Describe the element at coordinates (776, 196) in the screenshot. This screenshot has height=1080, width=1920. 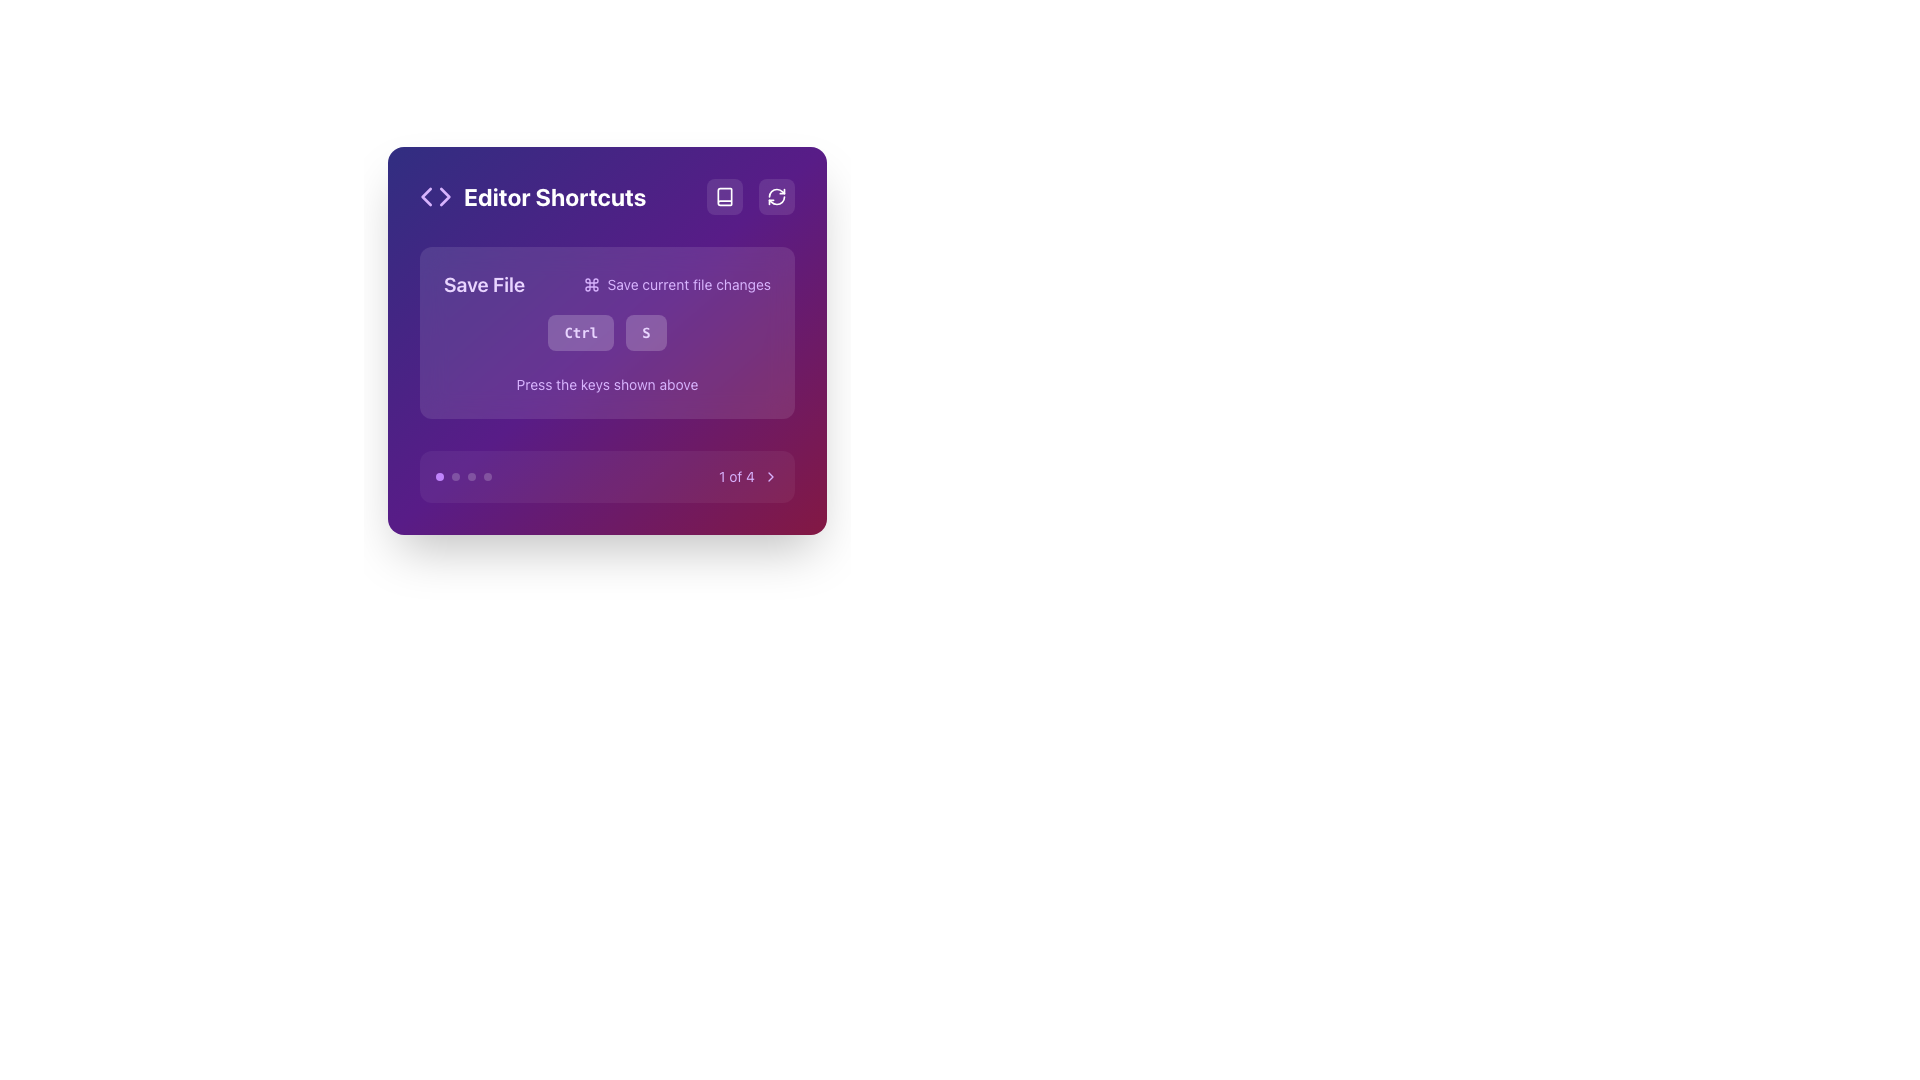
I see `the refresh button located in the top-right corner of the panel to reload the content` at that location.